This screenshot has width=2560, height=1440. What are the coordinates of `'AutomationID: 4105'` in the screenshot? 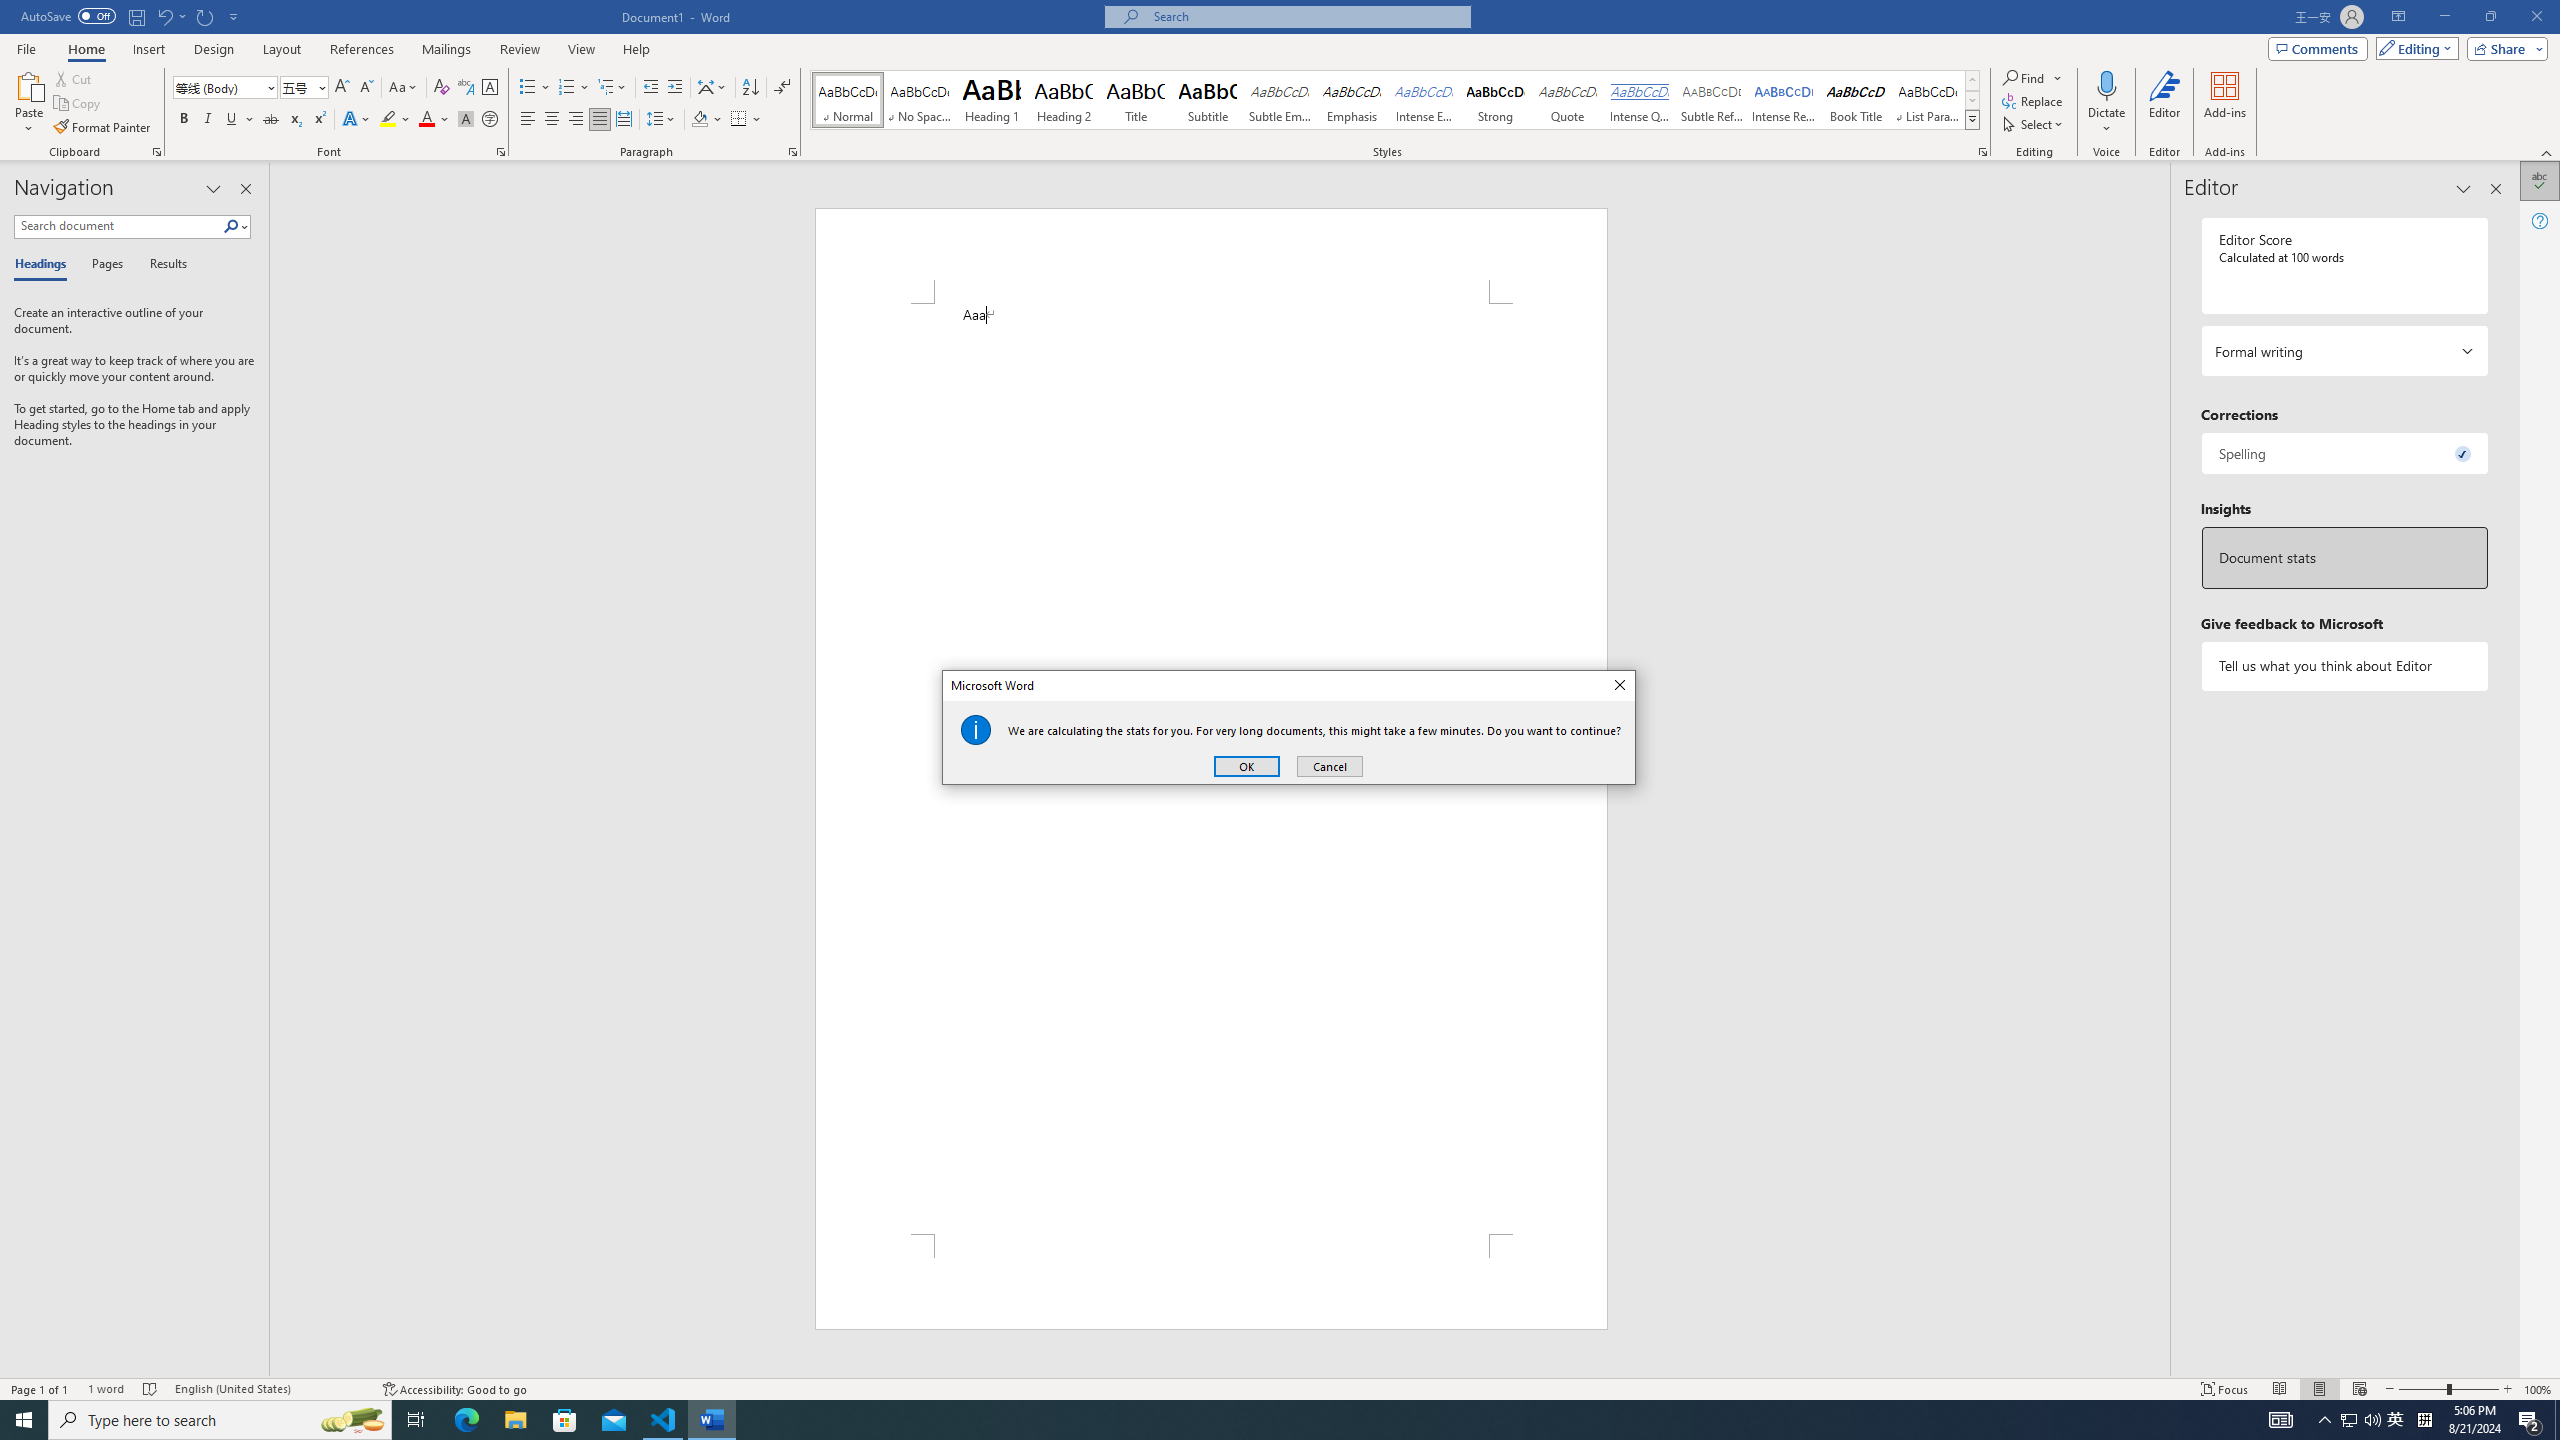 It's located at (2372, 1418).